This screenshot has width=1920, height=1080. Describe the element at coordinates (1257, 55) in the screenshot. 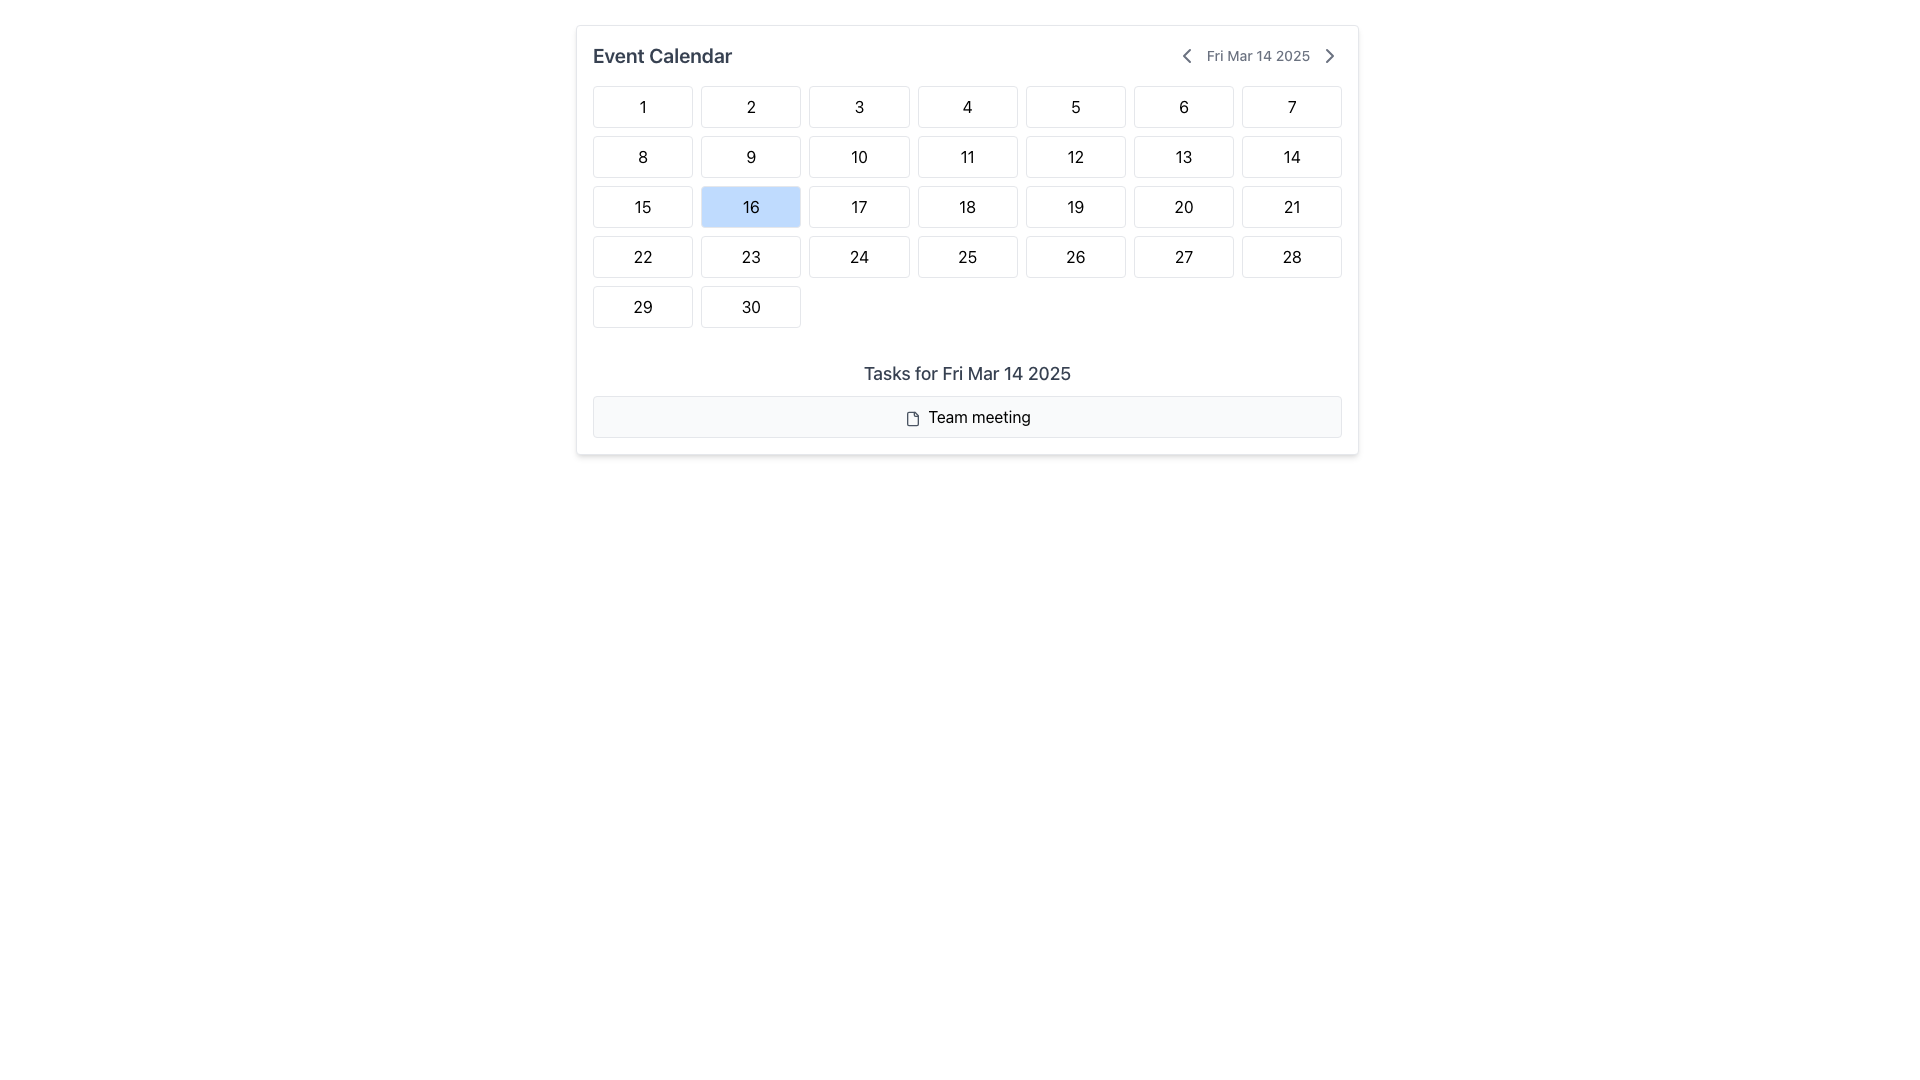

I see `the right arrow icon` at that location.